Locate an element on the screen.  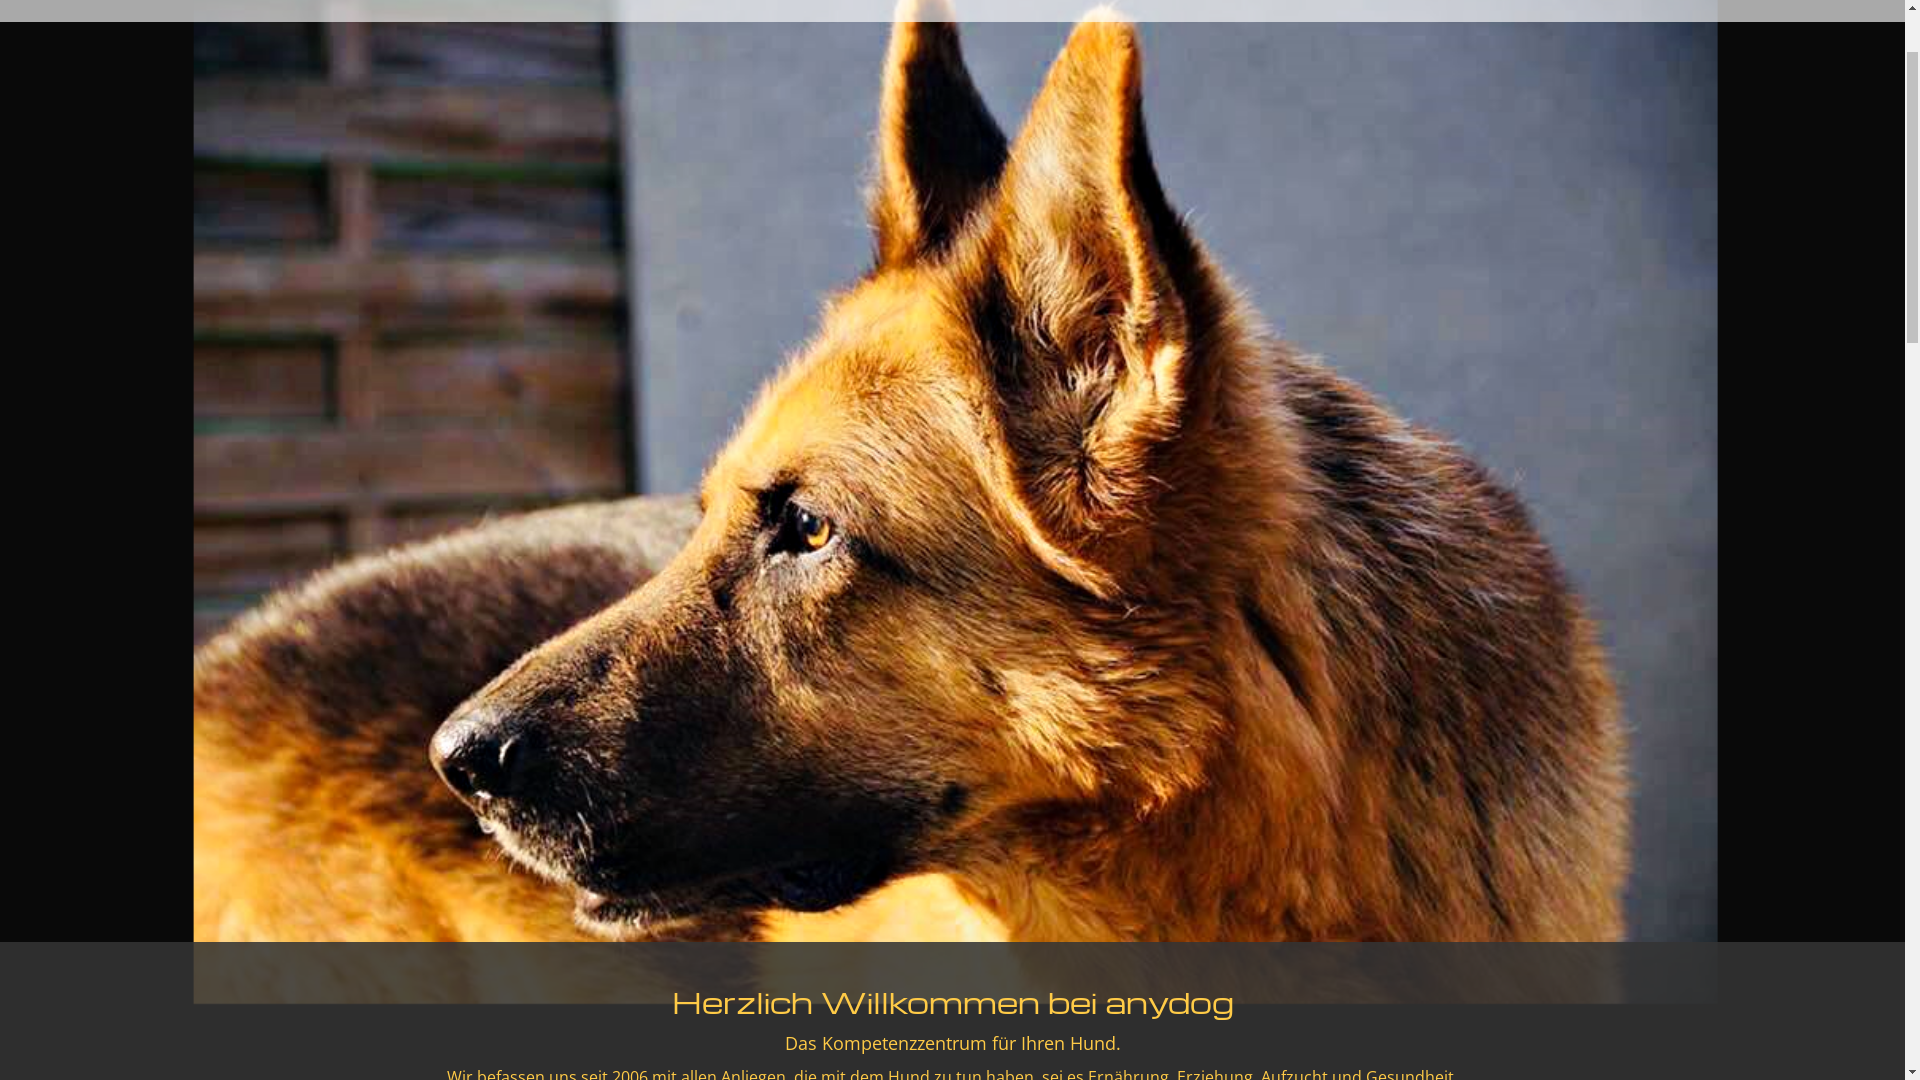
'Ausbildung/Kurs' is located at coordinates (684, 42).